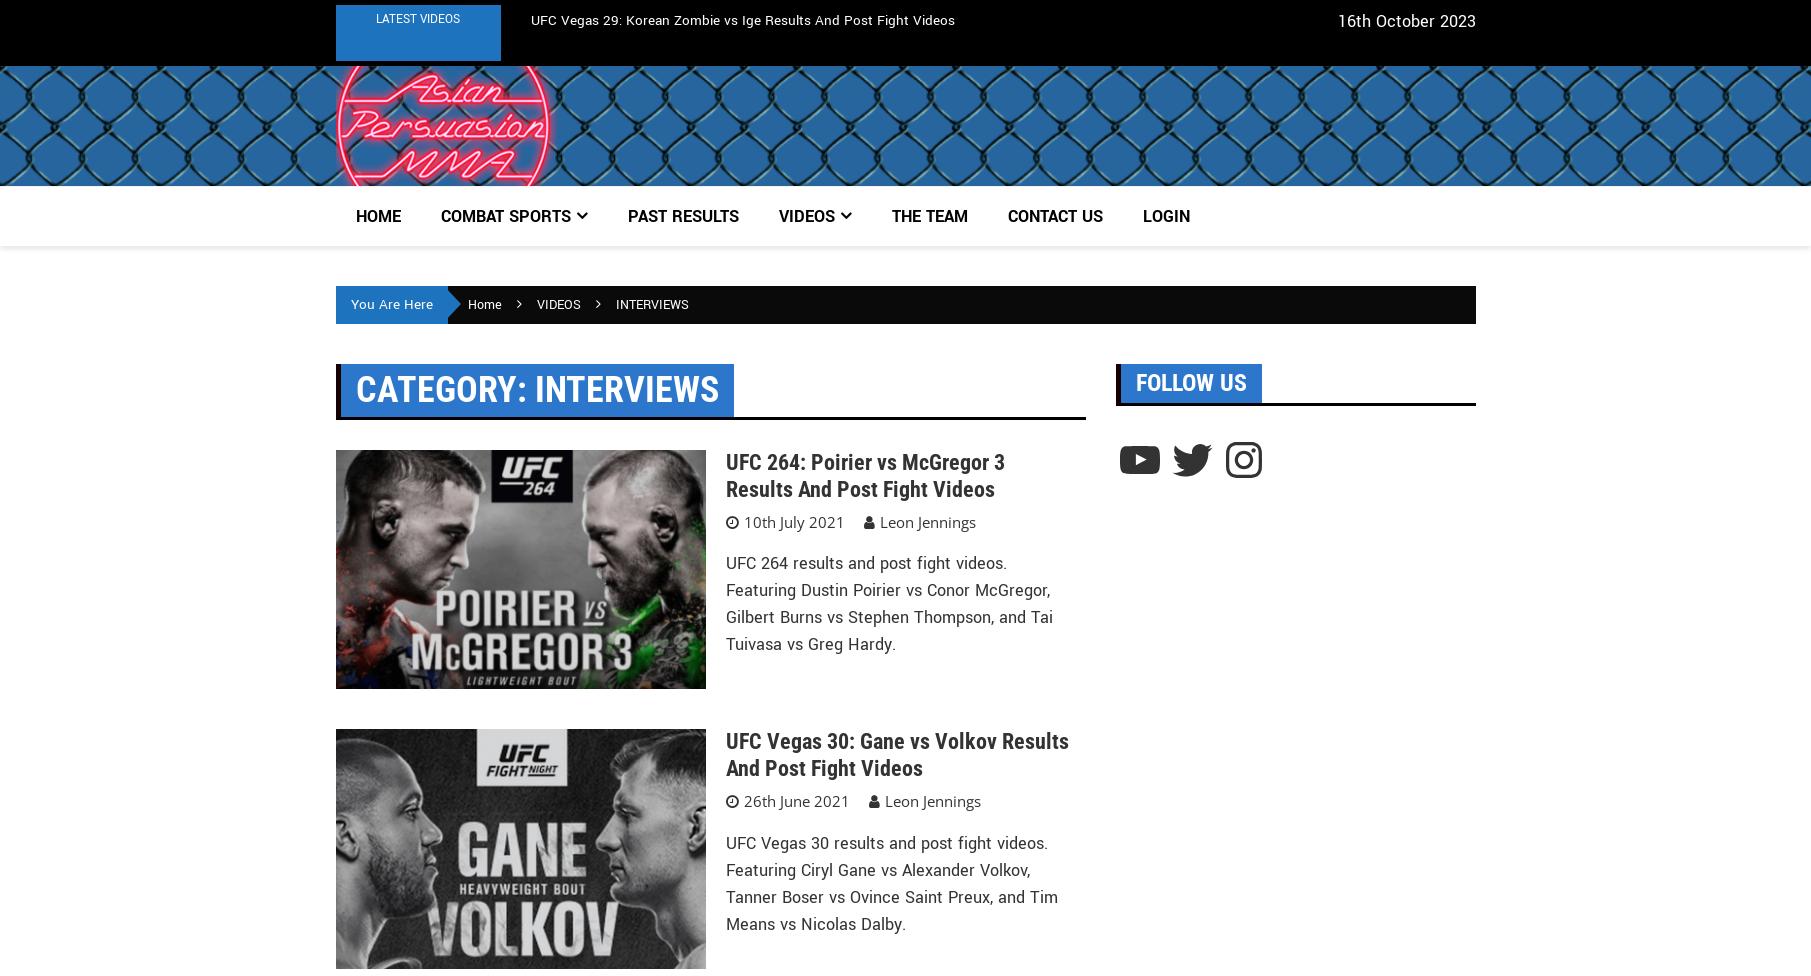 The height and width of the screenshot is (976, 1811). I want to click on 'VIDEOS', so click(535, 304).